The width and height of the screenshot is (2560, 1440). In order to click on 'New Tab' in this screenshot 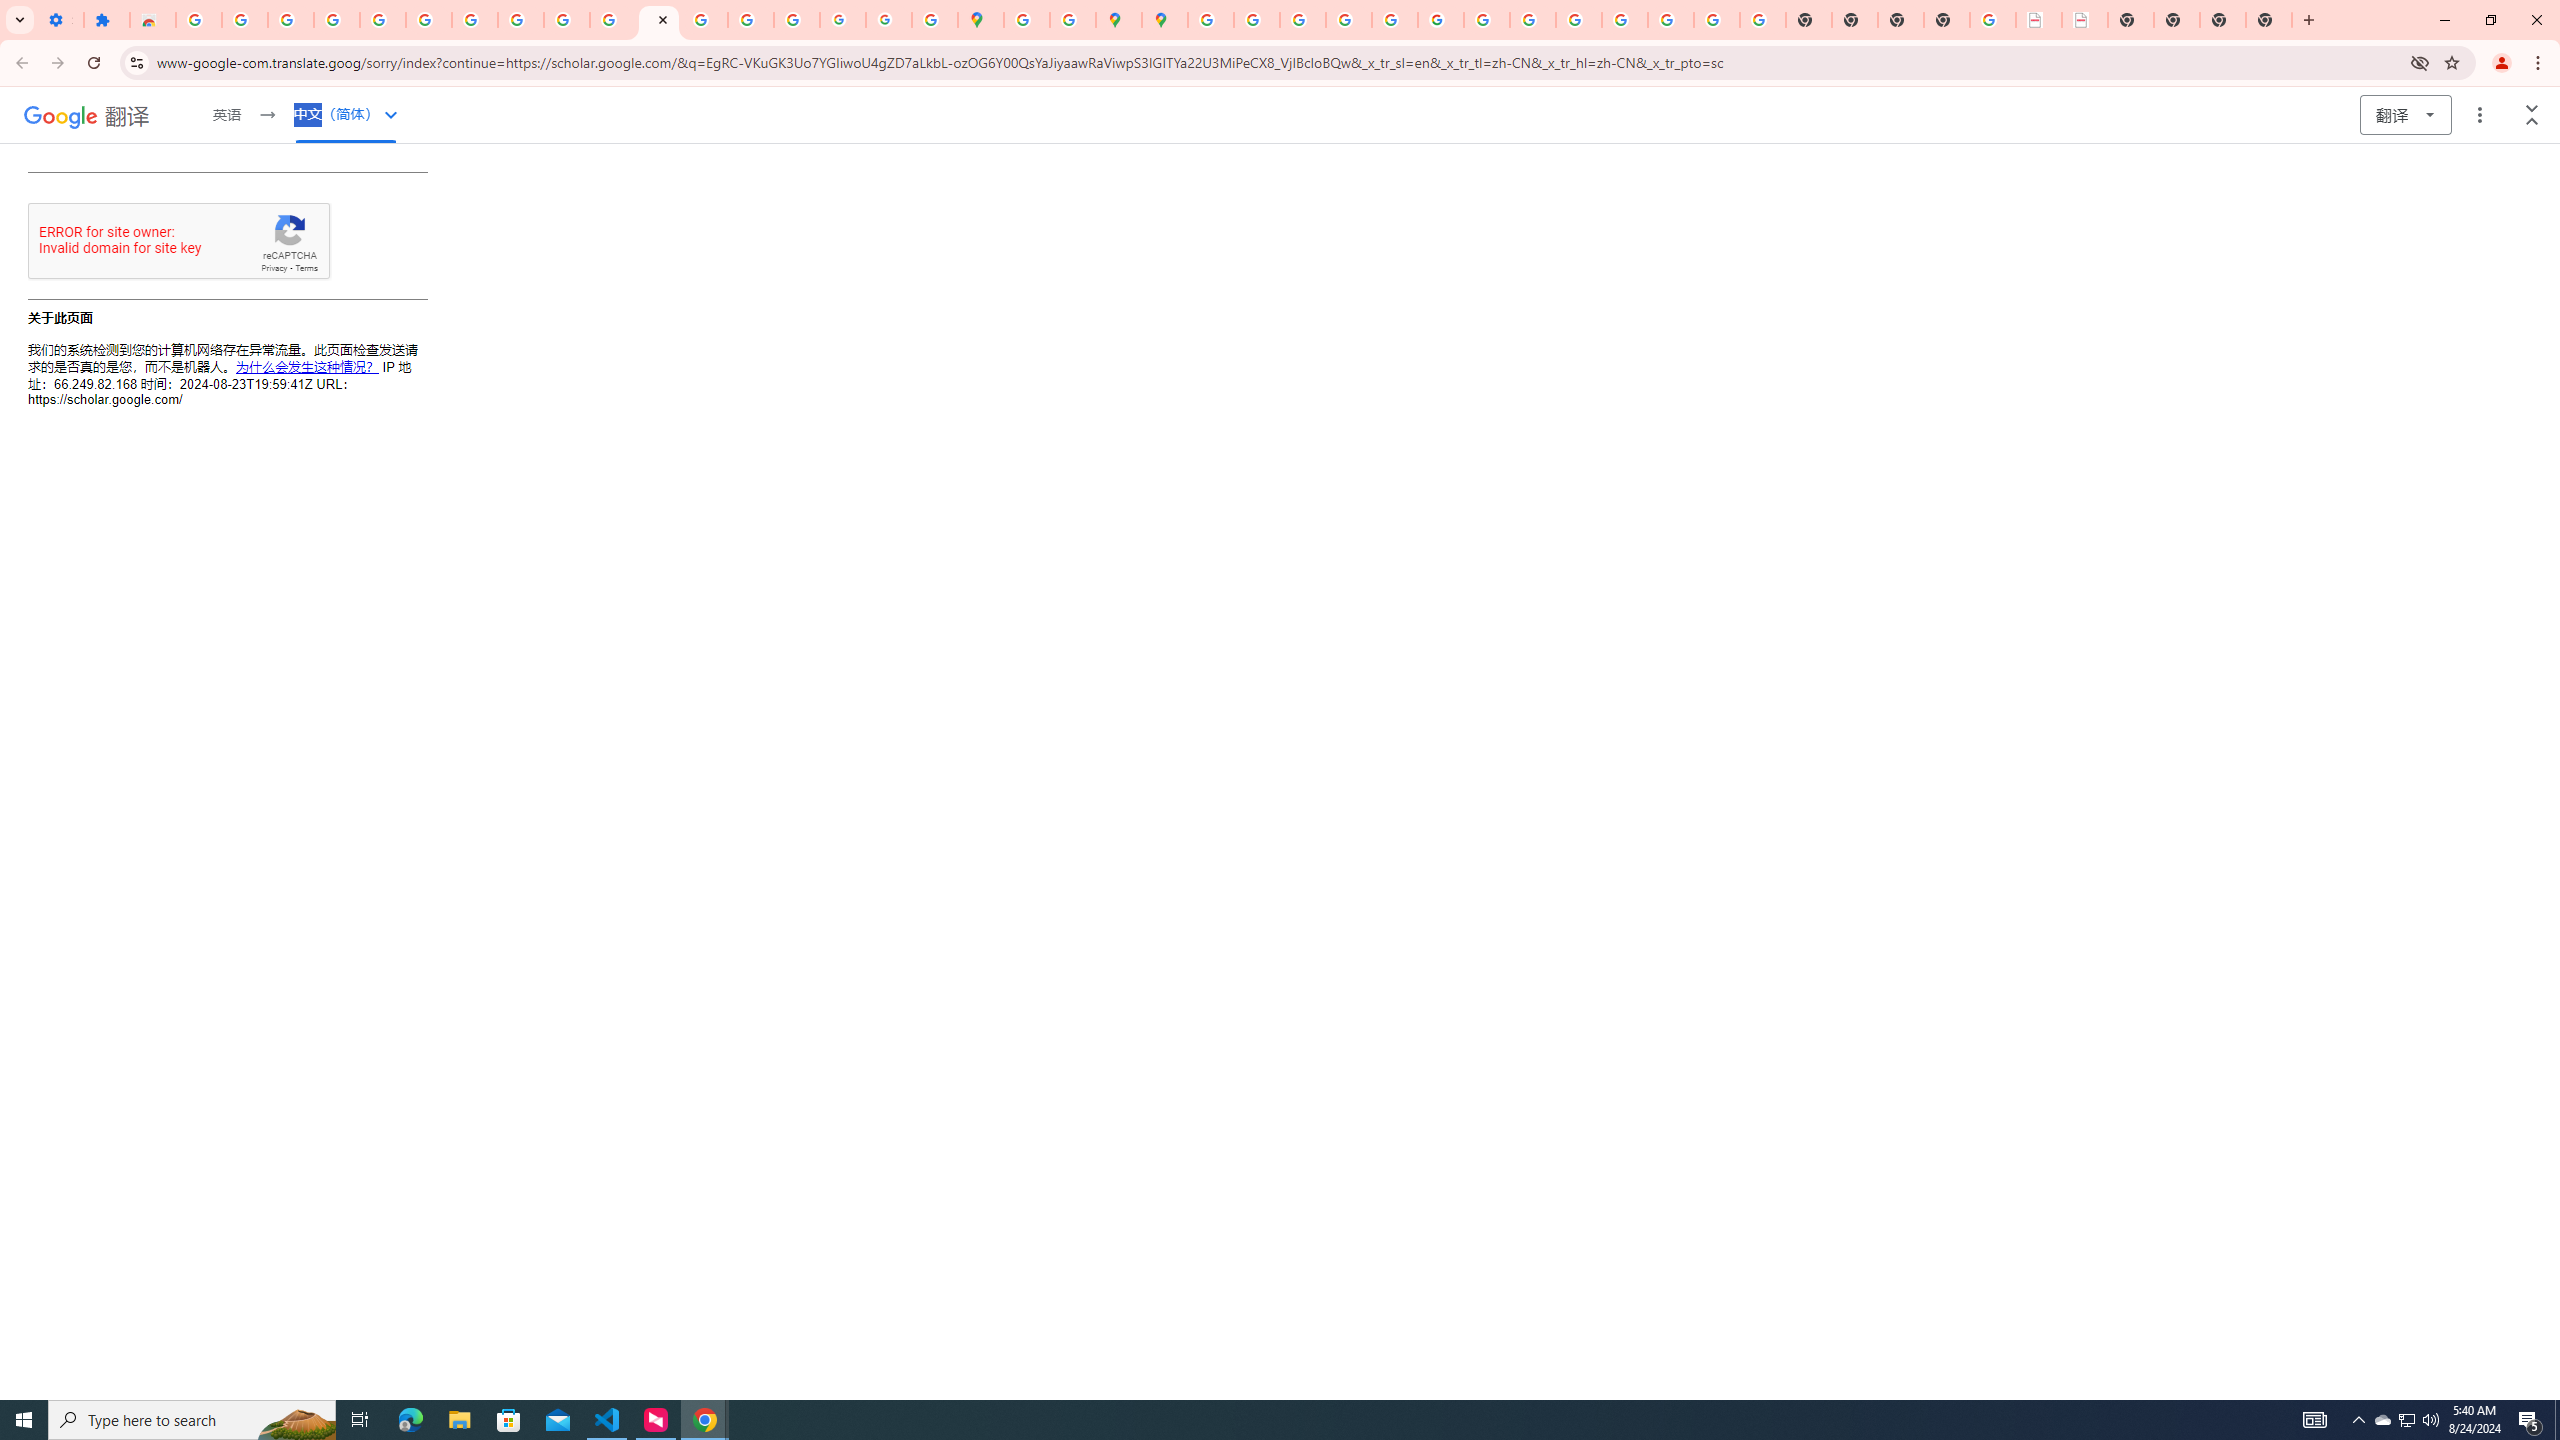, I will do `click(2268, 19)`.